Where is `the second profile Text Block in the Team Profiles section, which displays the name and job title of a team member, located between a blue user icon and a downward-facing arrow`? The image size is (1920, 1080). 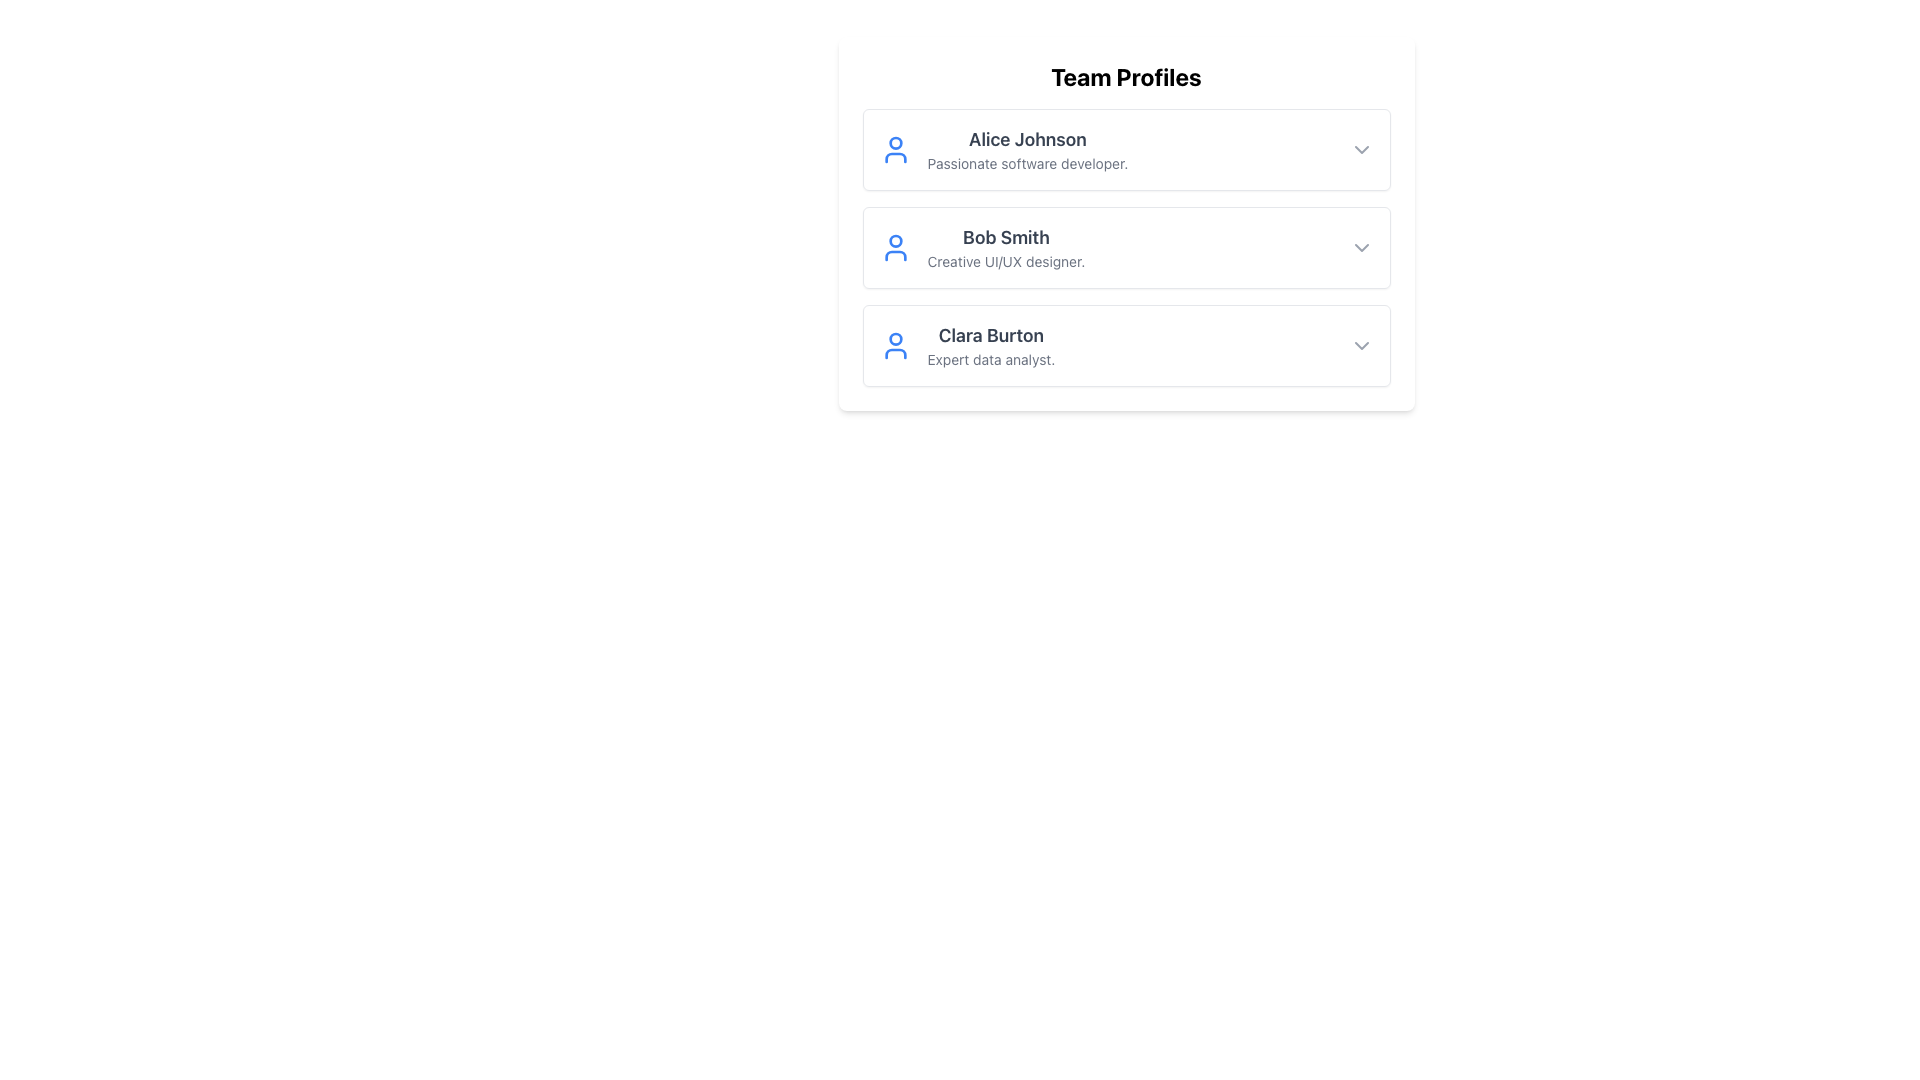
the second profile Text Block in the Team Profiles section, which displays the name and job title of a team member, located between a blue user icon and a downward-facing arrow is located at coordinates (1006, 246).